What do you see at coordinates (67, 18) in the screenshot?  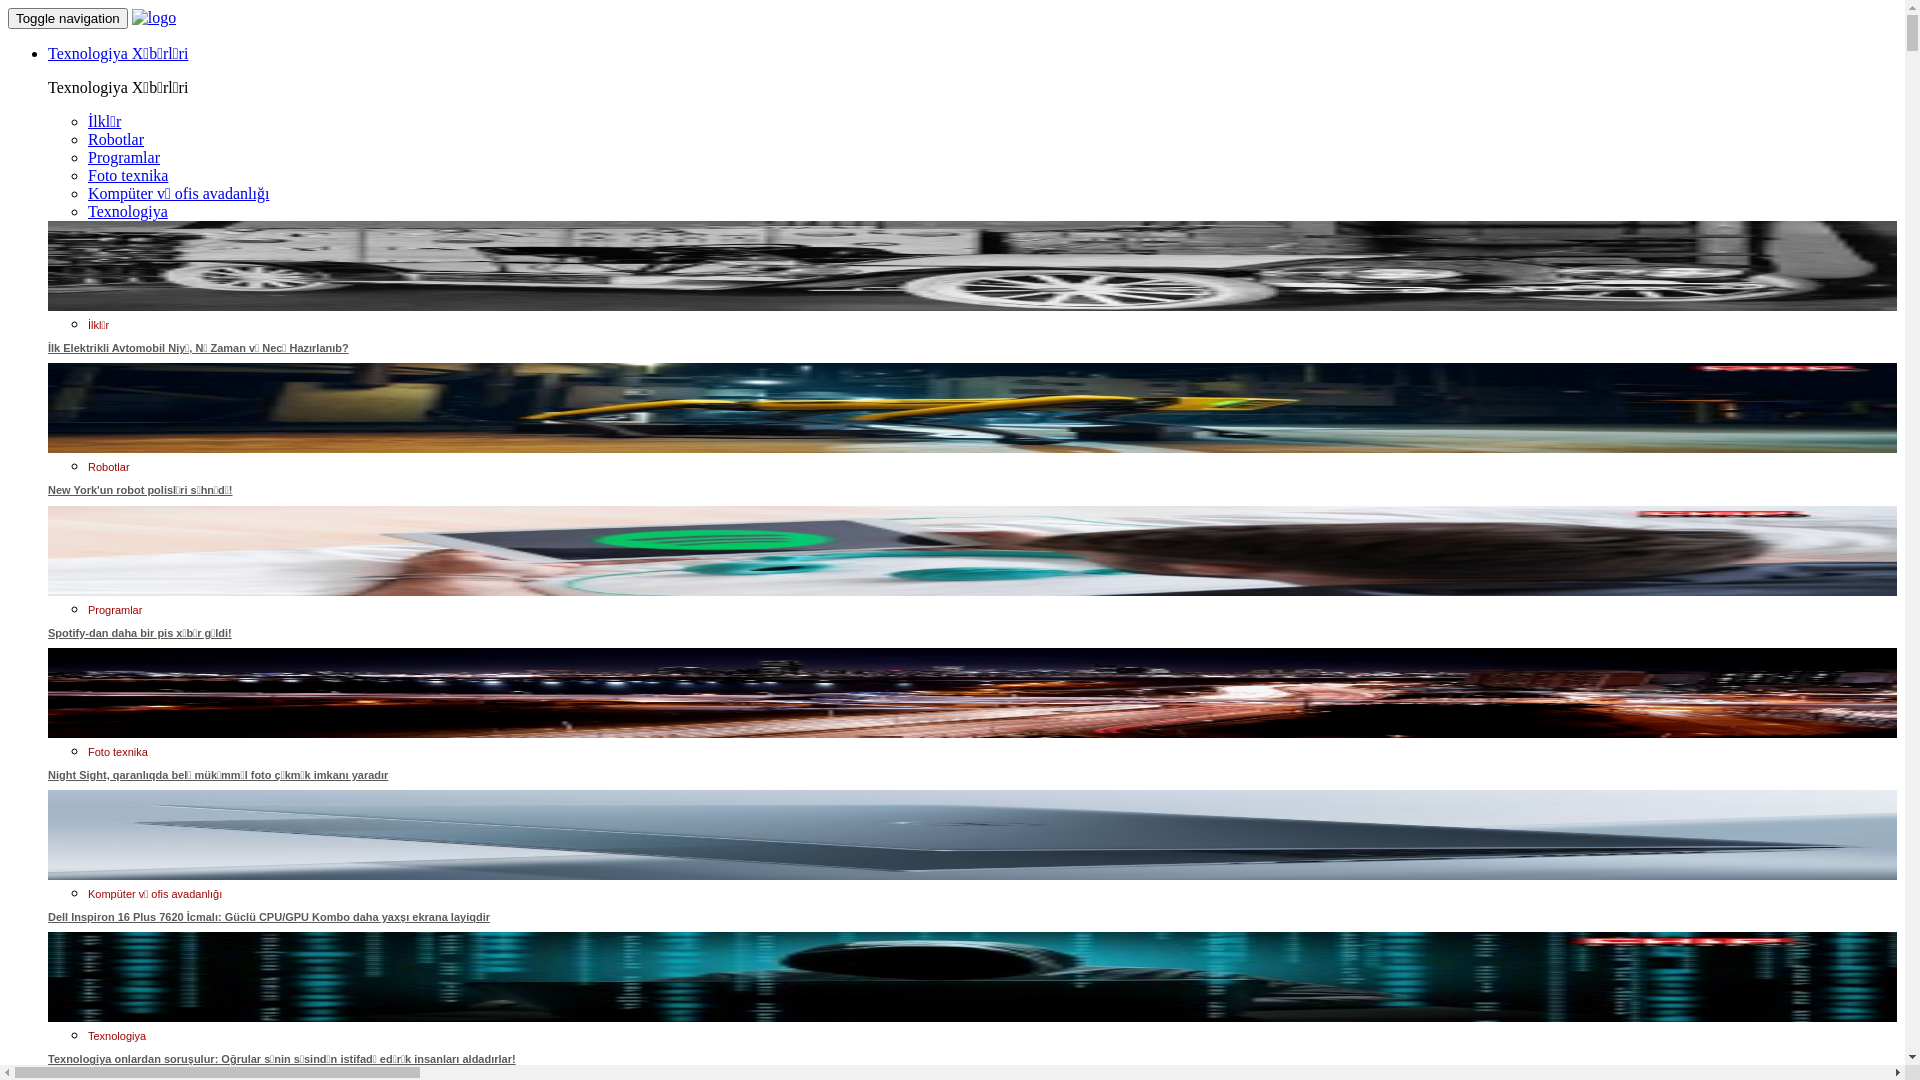 I see `'Toggle navigation'` at bounding box center [67, 18].